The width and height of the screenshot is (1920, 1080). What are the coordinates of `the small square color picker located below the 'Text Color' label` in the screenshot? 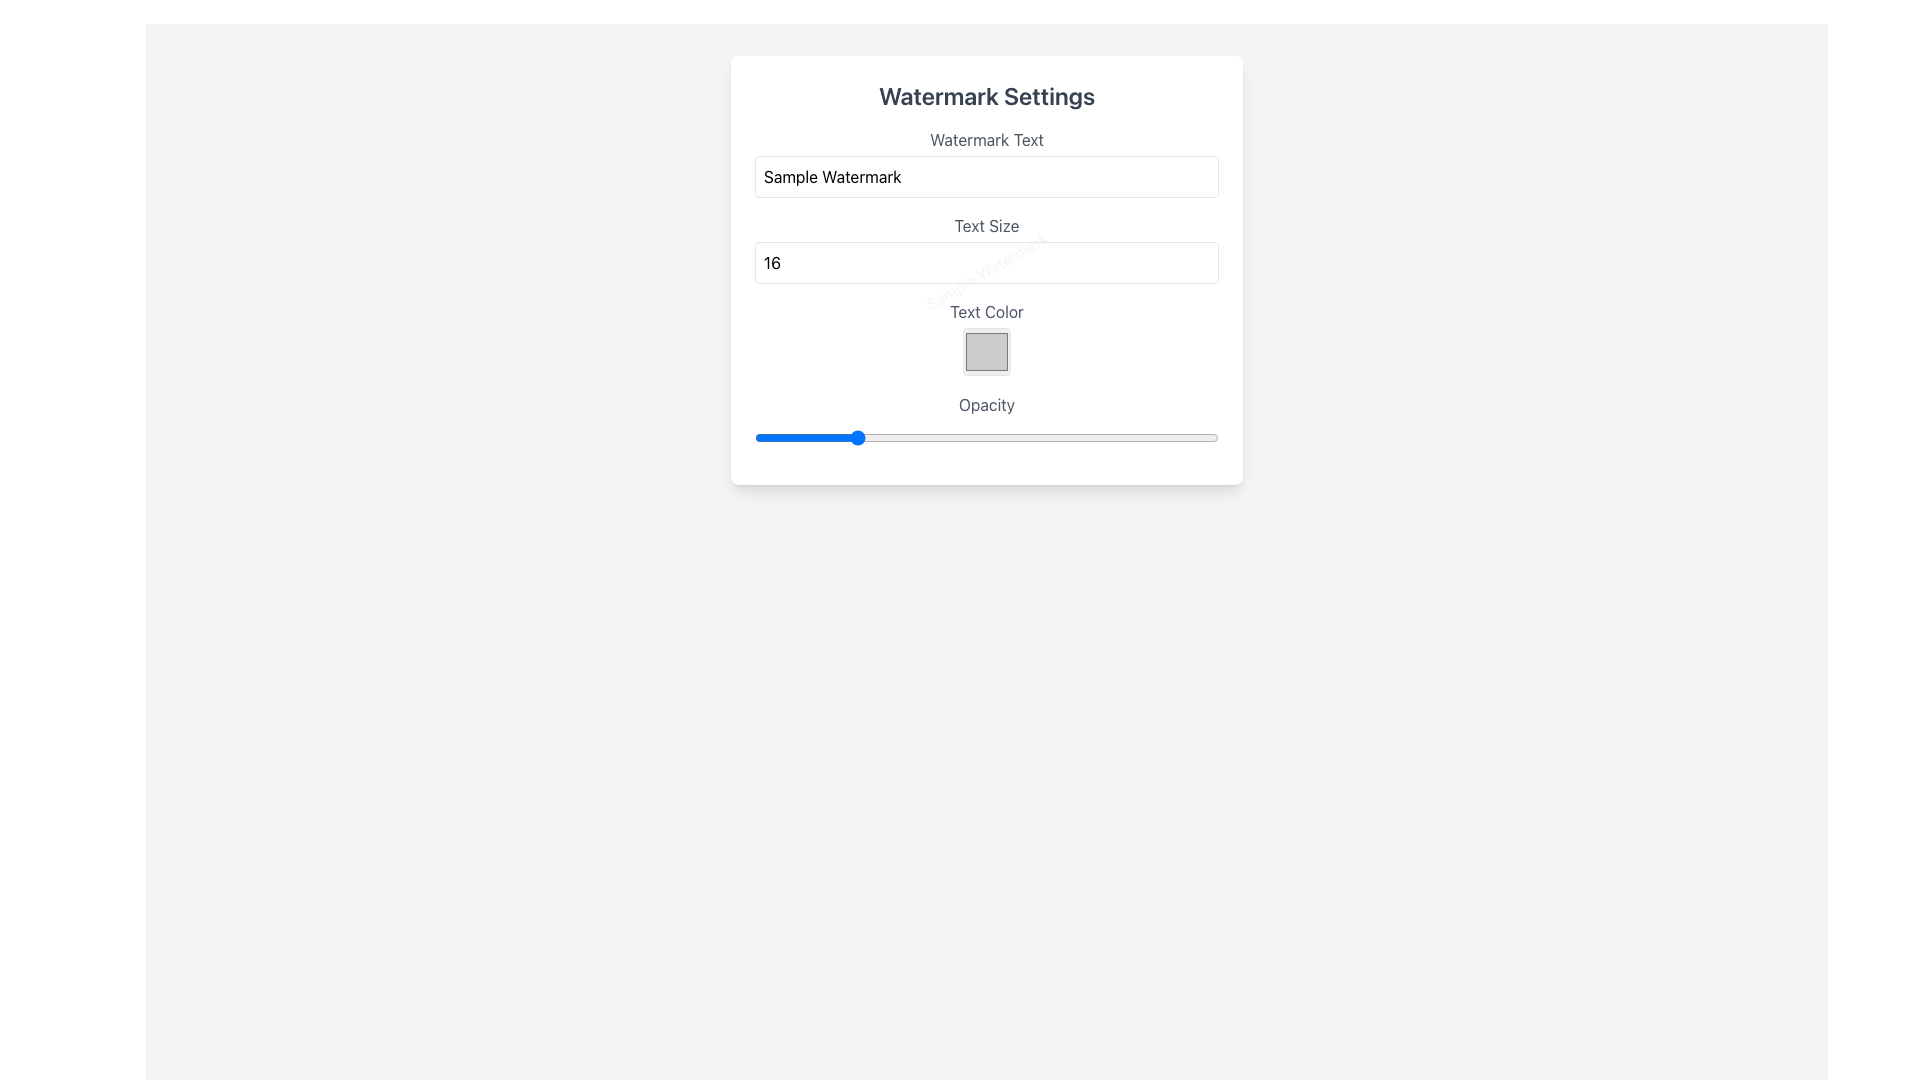 It's located at (987, 337).